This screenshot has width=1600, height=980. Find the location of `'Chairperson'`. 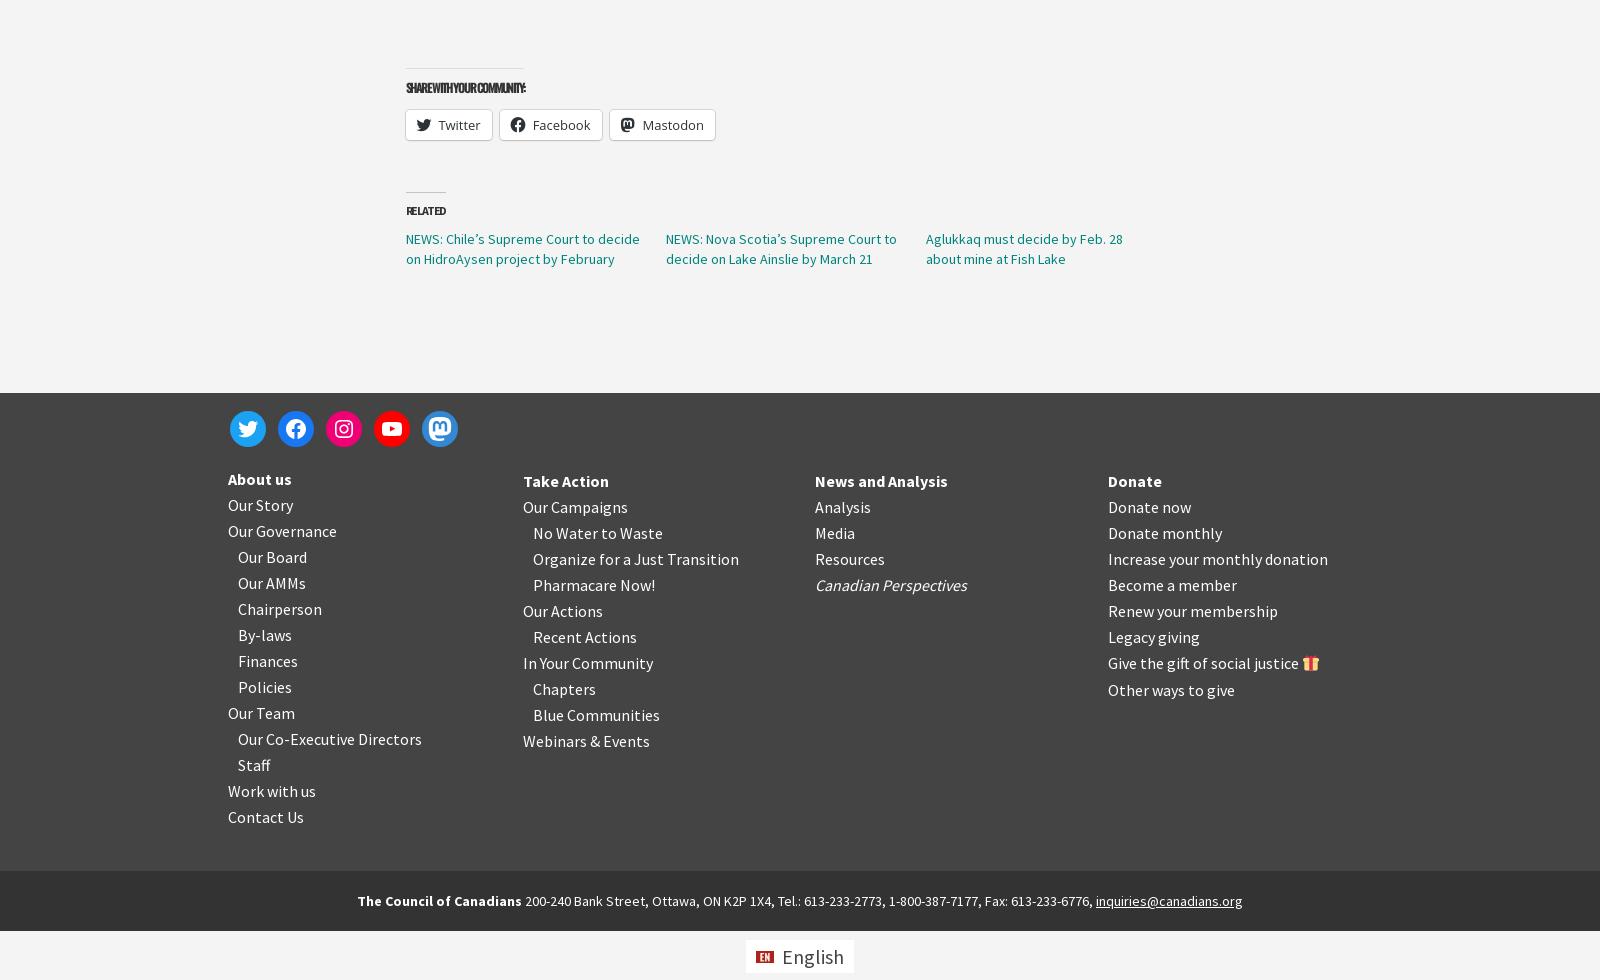

'Chairperson' is located at coordinates (280, 608).